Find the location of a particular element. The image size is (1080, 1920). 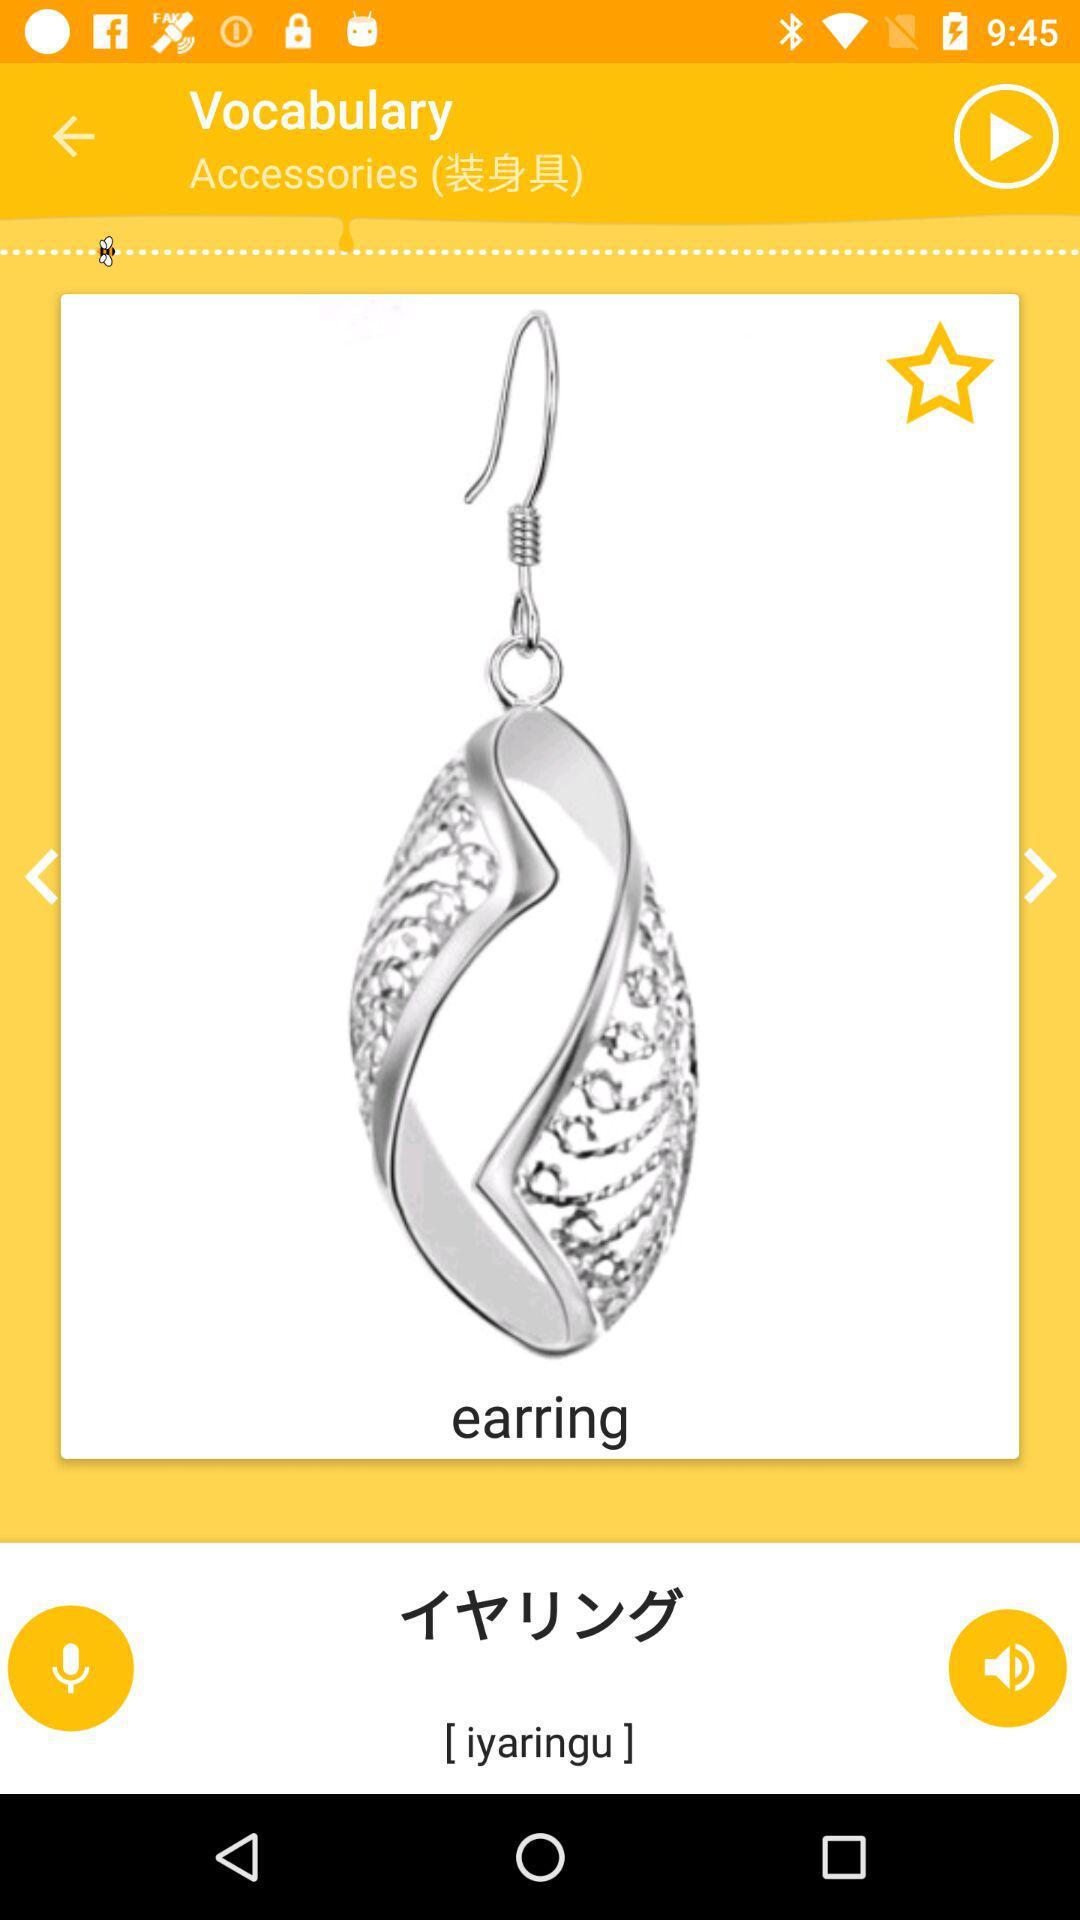

the arrow_forward icon is located at coordinates (1032, 876).